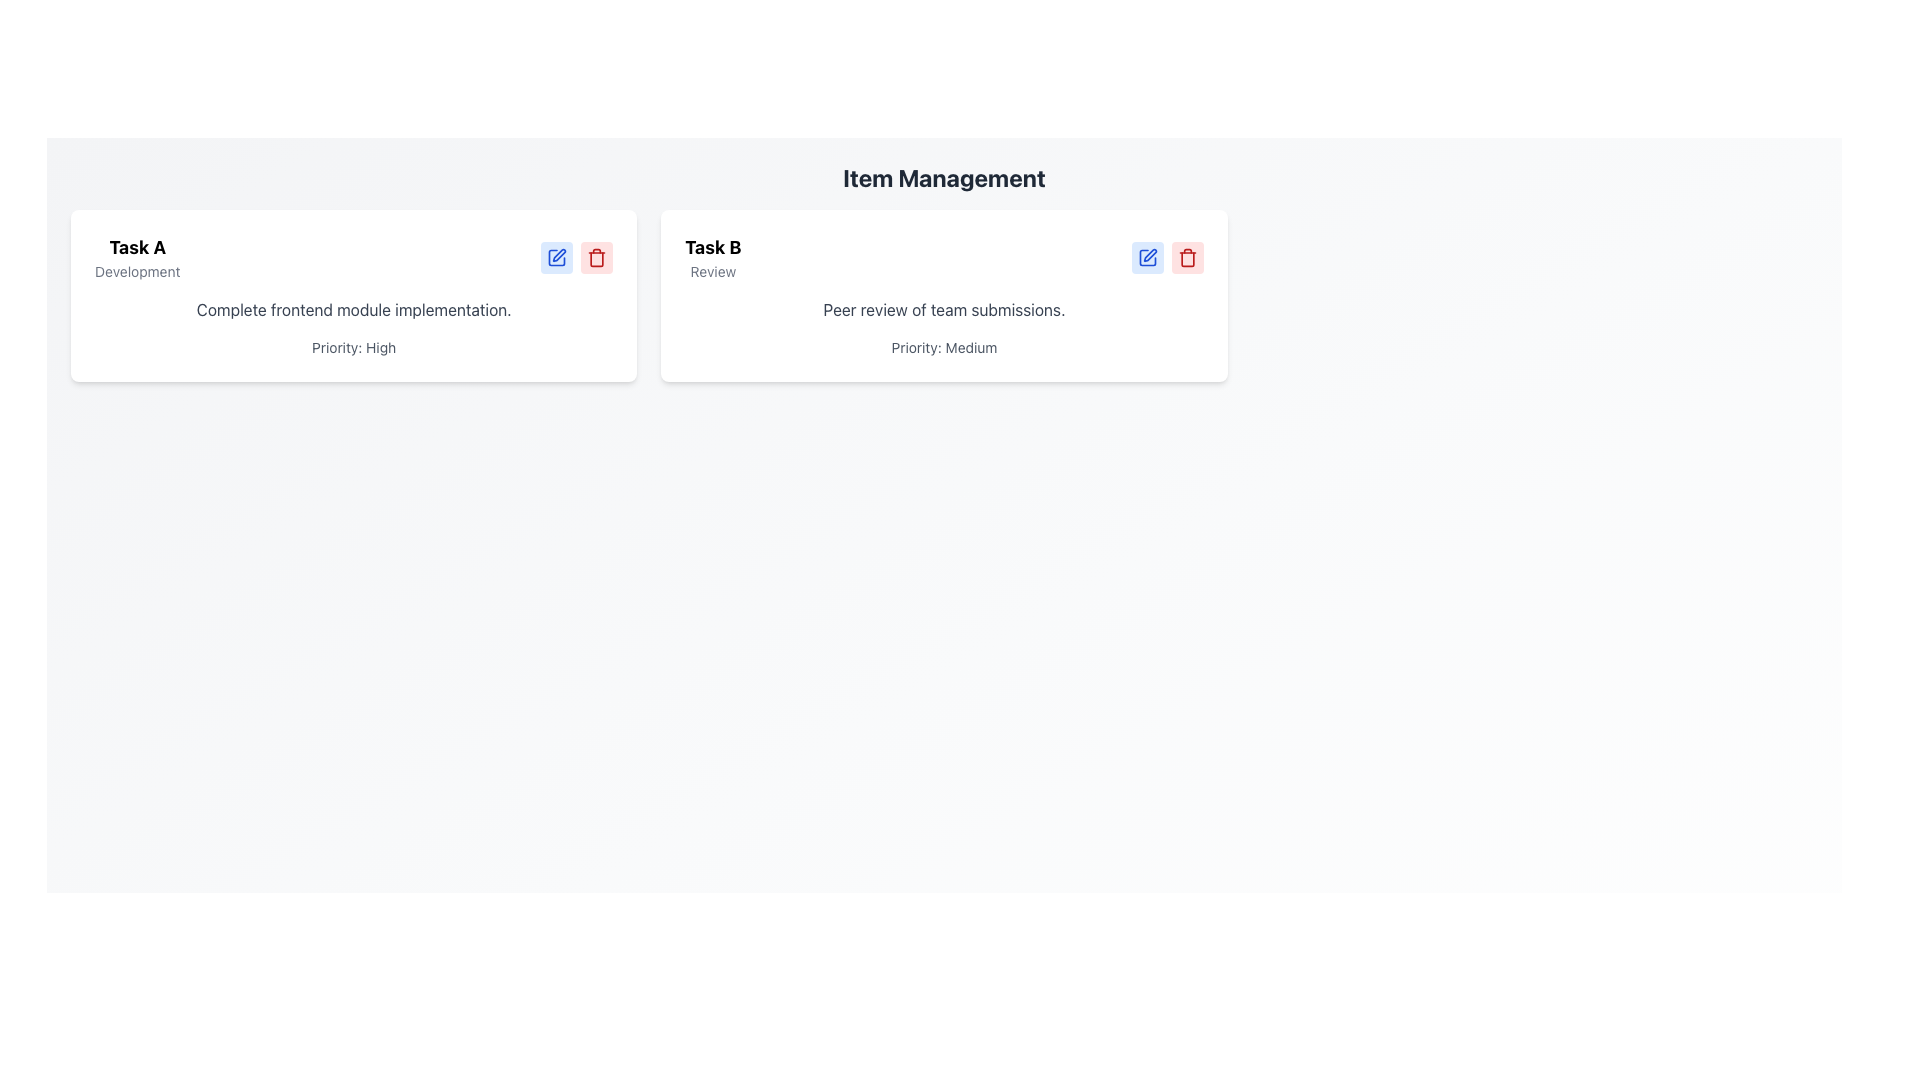  What do you see at coordinates (1167, 257) in the screenshot?
I see `the Button Group containing the blue 'pen inside a square' icon and the red 'trash bin' icon` at bounding box center [1167, 257].